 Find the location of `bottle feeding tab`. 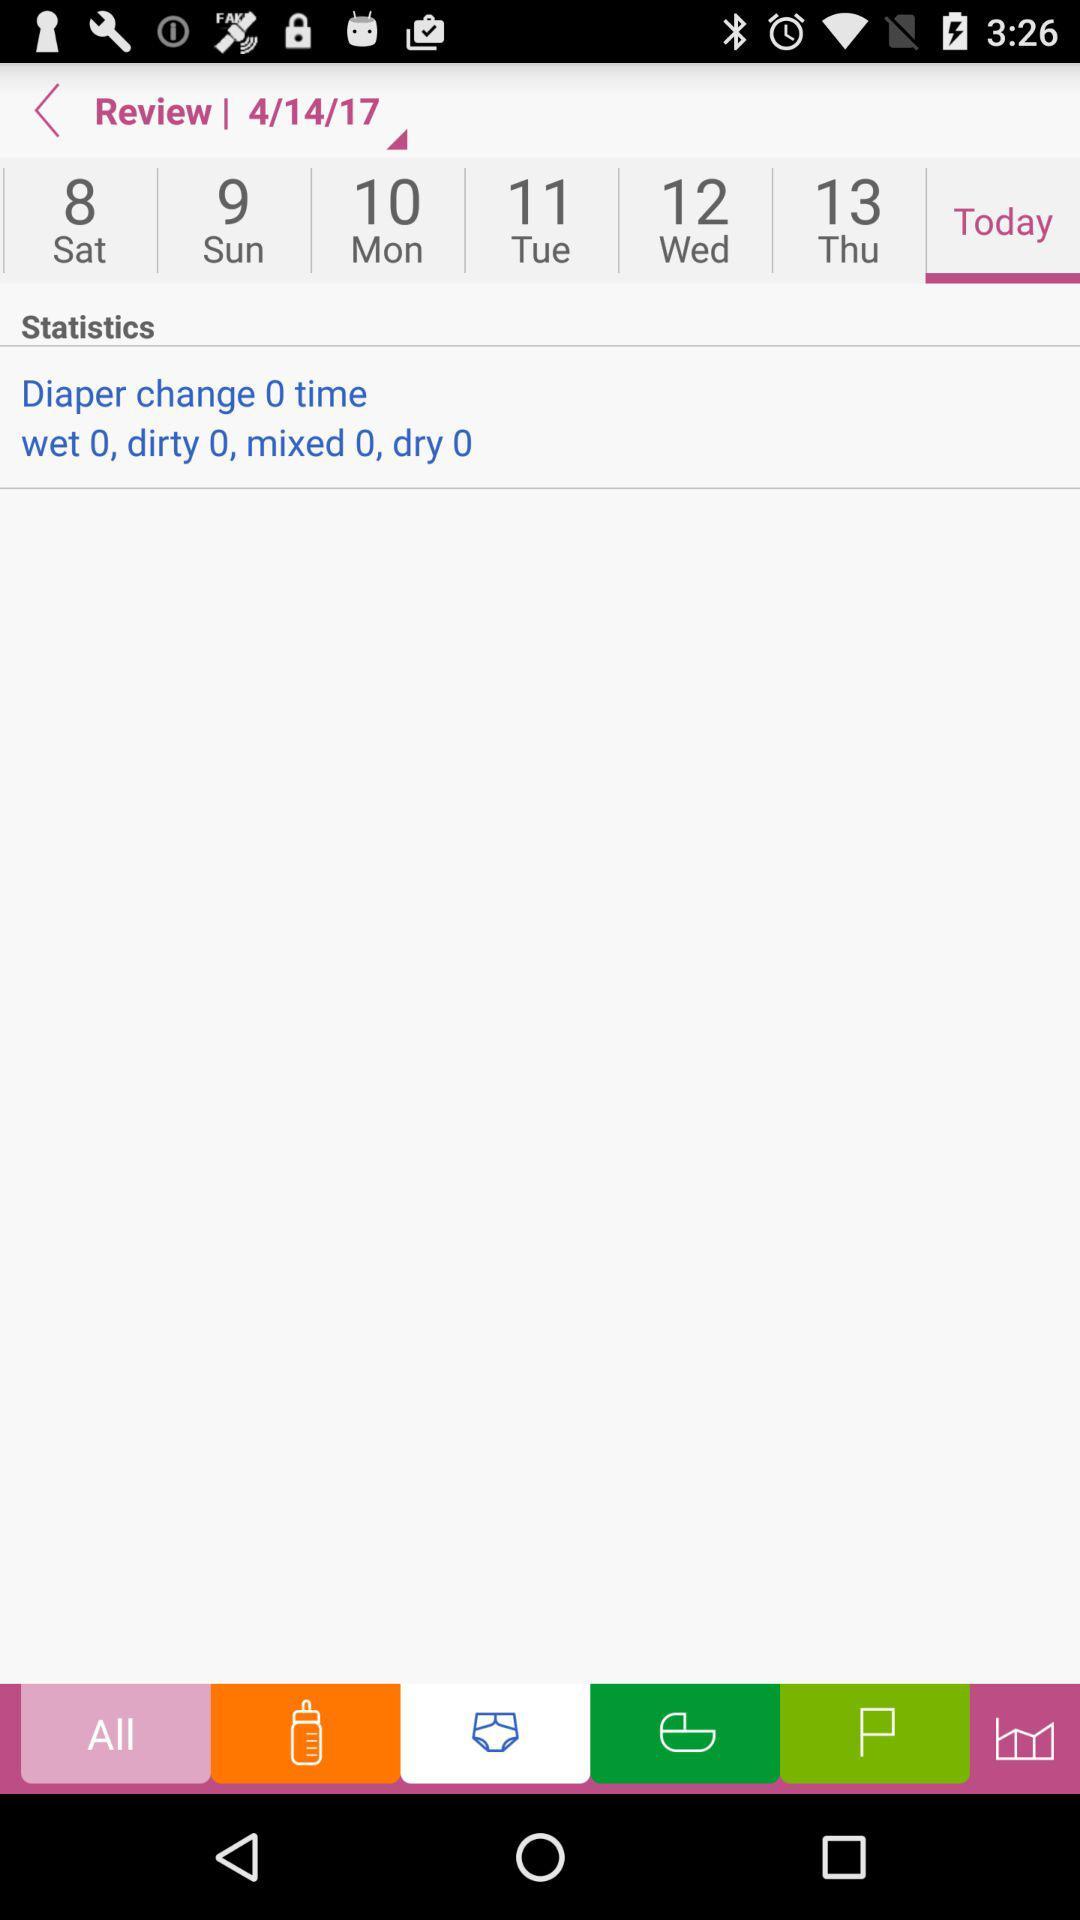

bottle feeding tab is located at coordinates (305, 1737).